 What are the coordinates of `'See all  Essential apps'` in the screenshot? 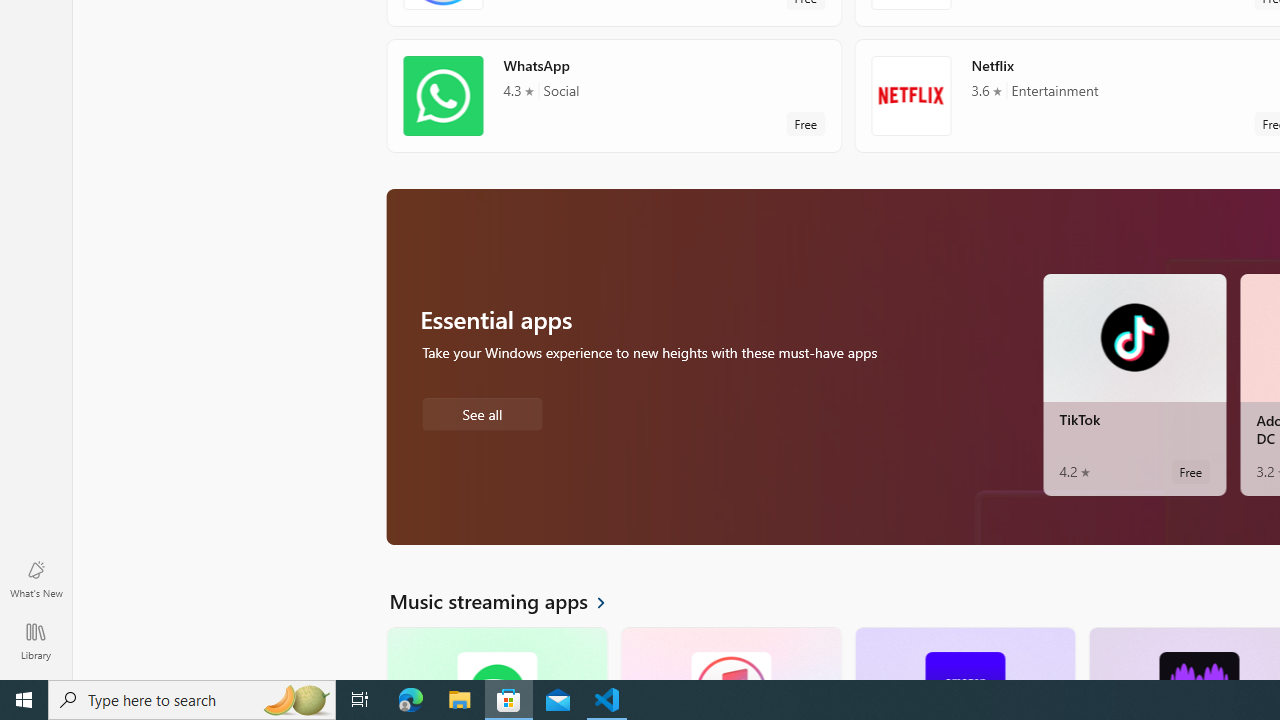 It's located at (481, 411).